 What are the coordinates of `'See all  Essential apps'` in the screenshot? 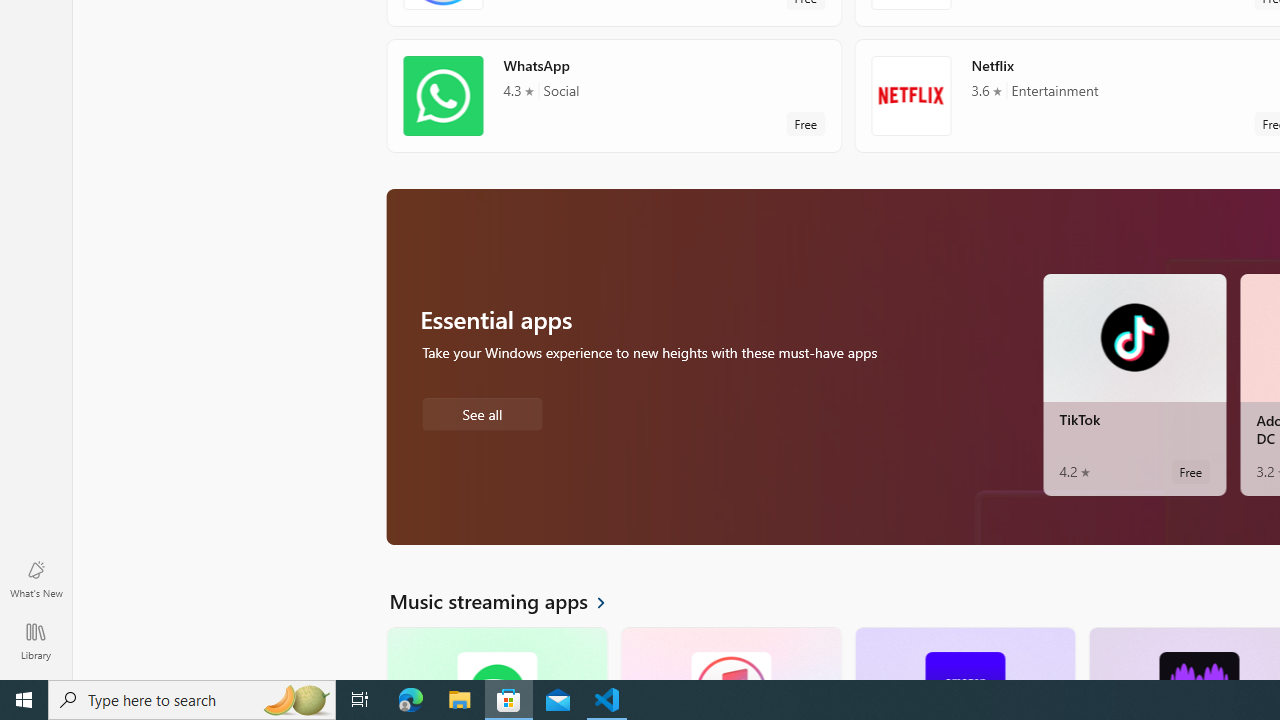 It's located at (481, 411).